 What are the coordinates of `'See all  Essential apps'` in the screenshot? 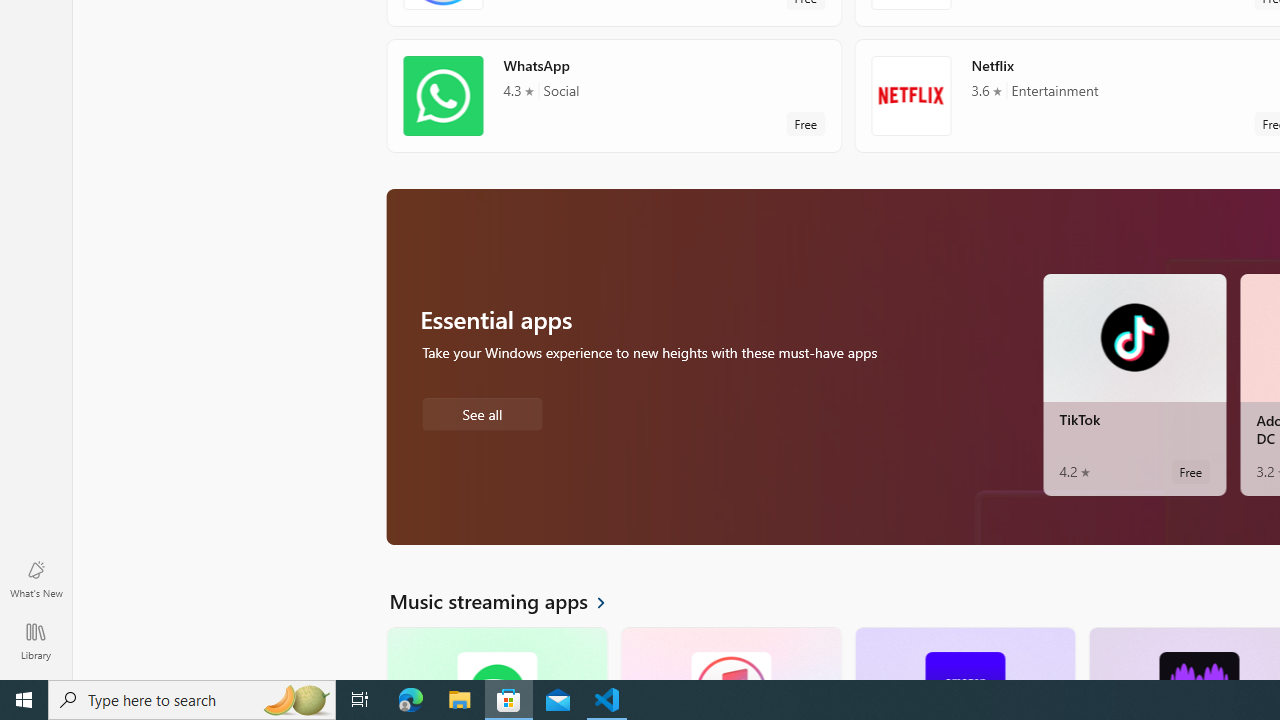 It's located at (481, 411).